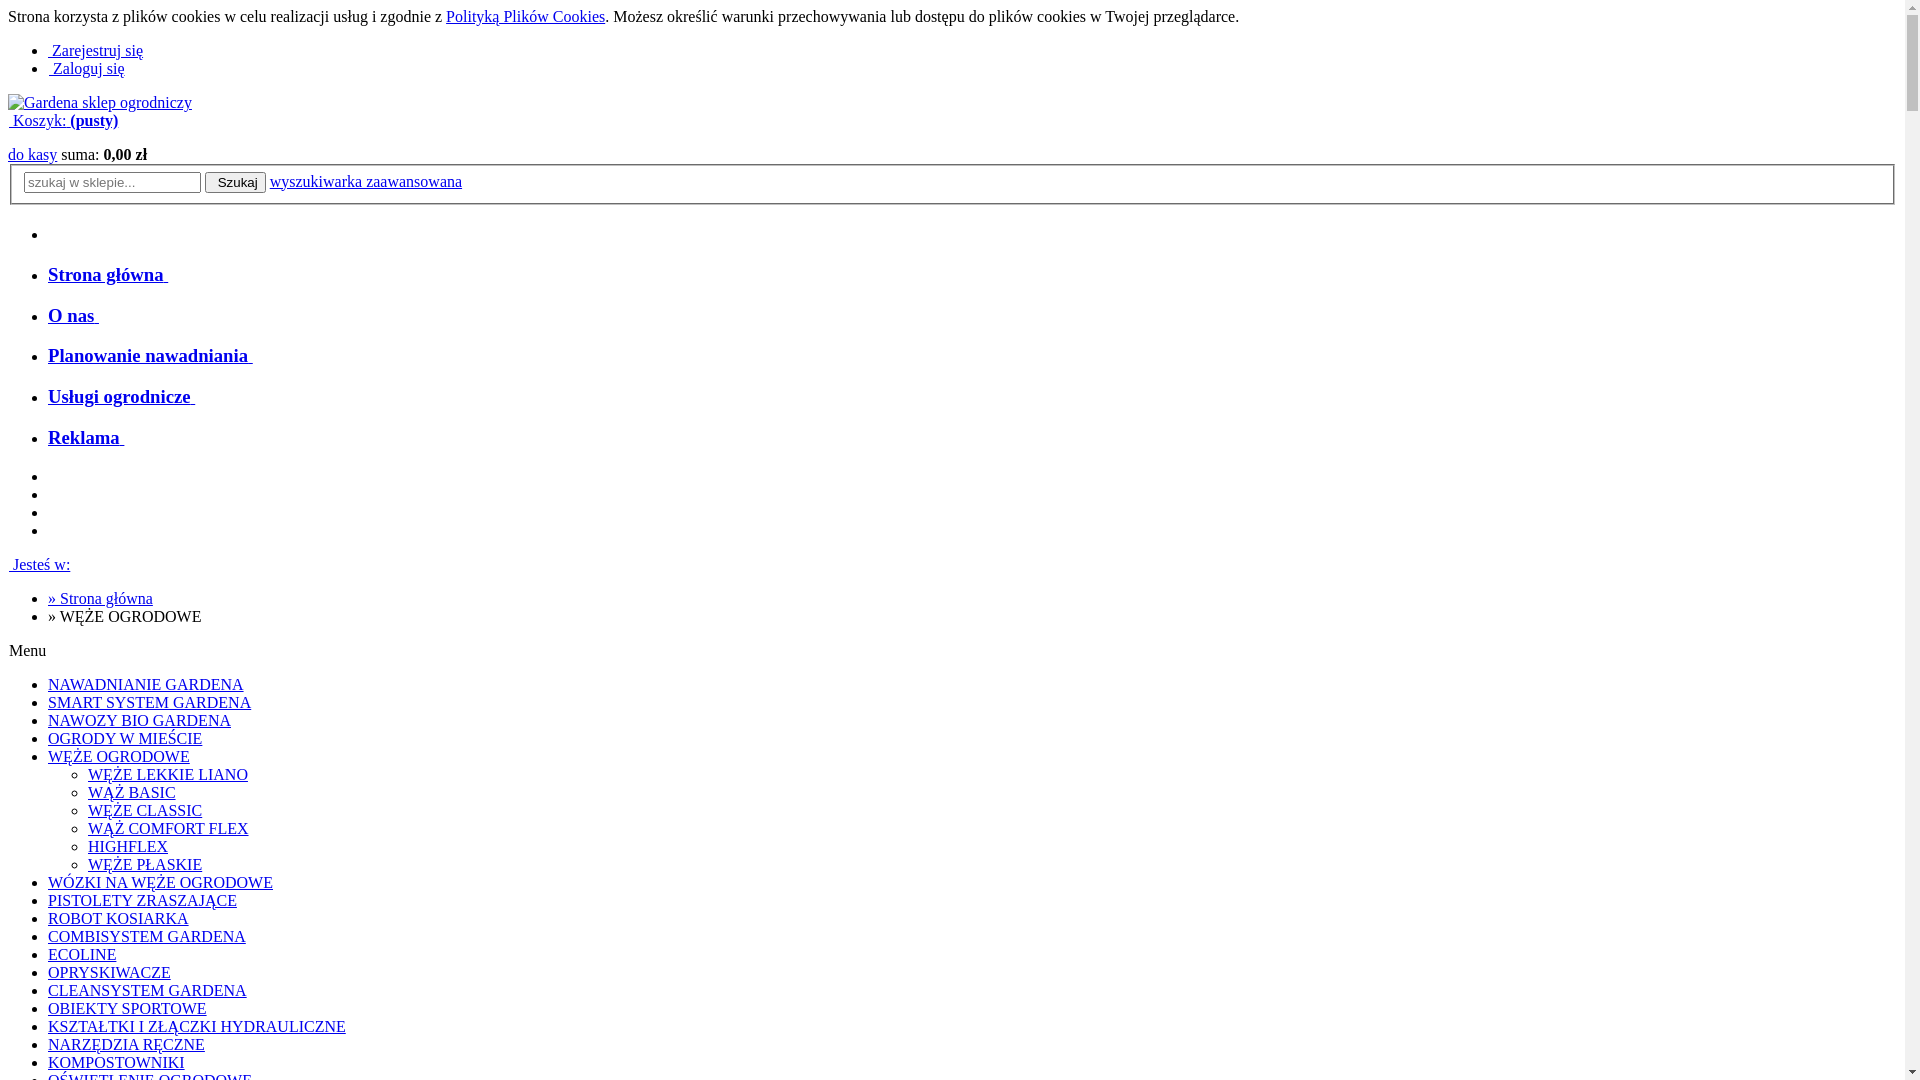  What do you see at coordinates (235, 182) in the screenshot?
I see `'Szukaj'` at bounding box center [235, 182].